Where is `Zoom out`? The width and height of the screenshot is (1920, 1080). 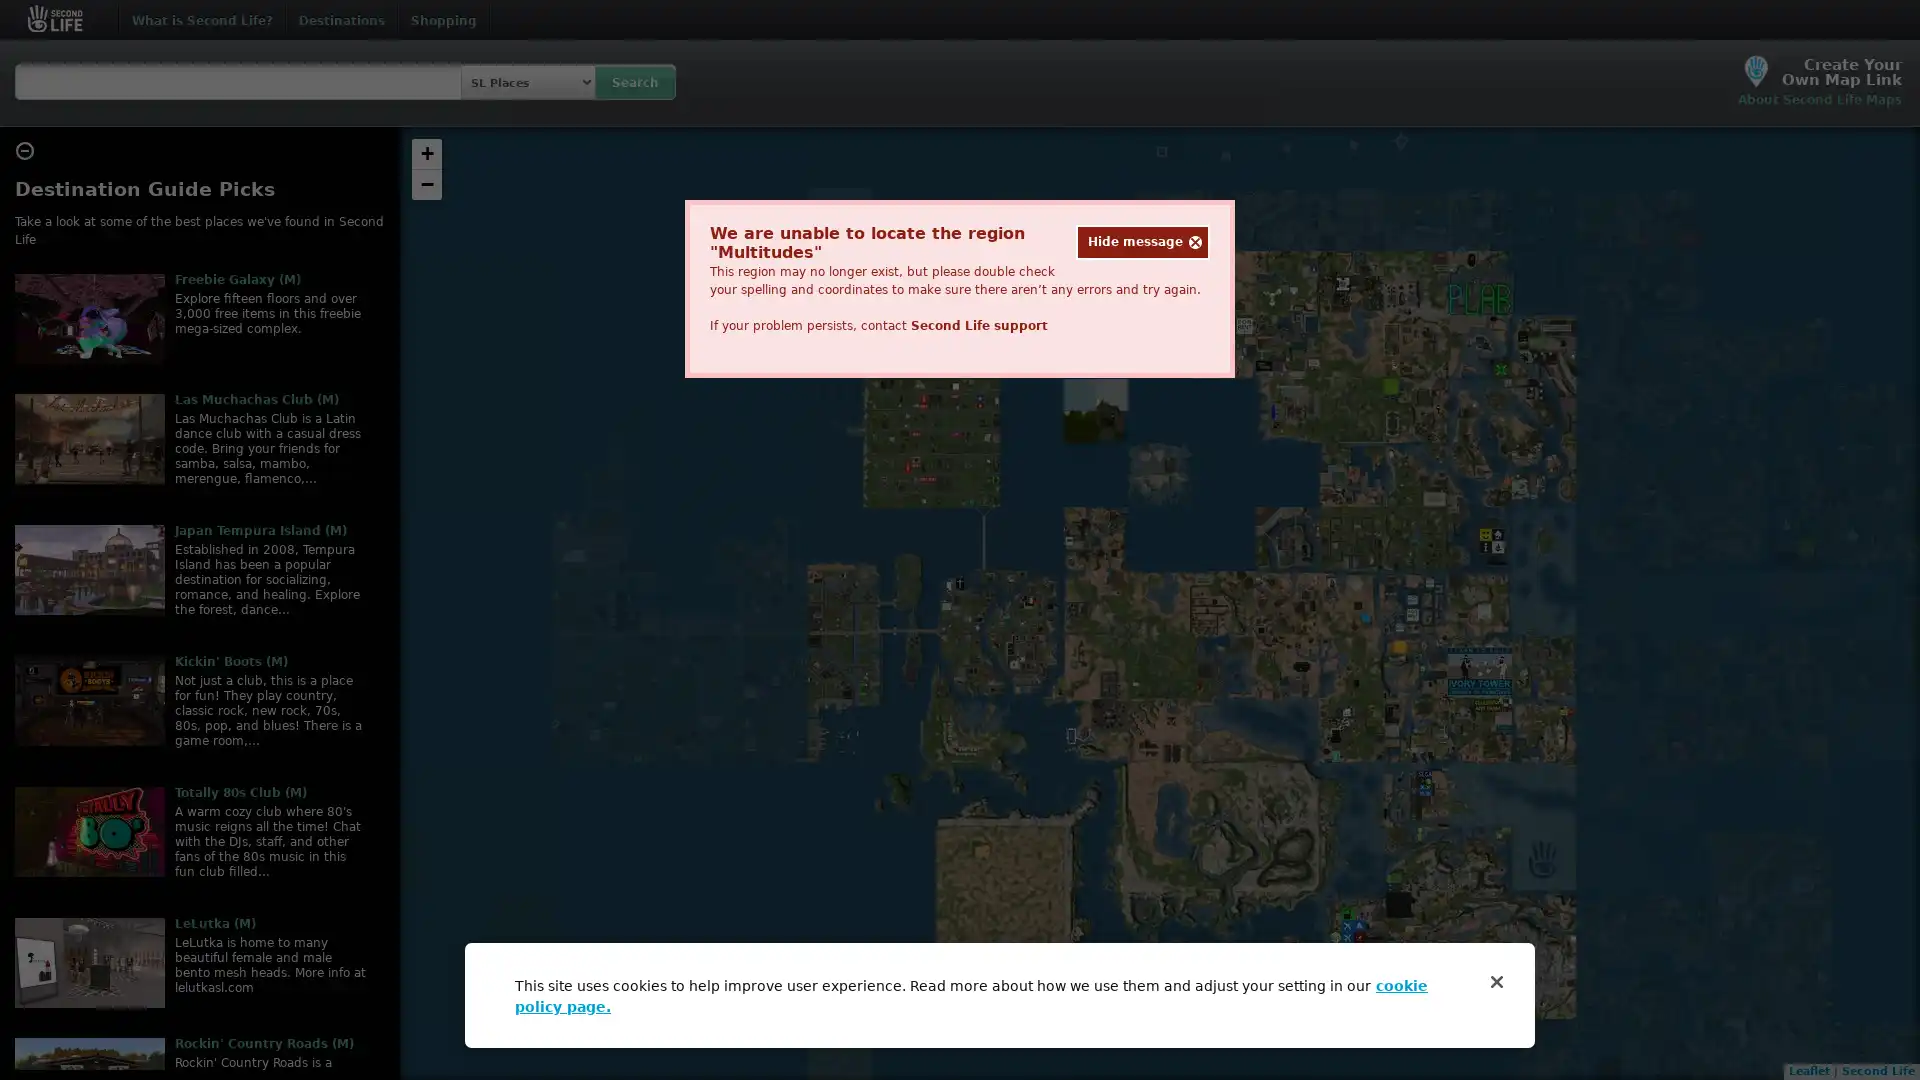
Zoom out is located at coordinates (426, 185).